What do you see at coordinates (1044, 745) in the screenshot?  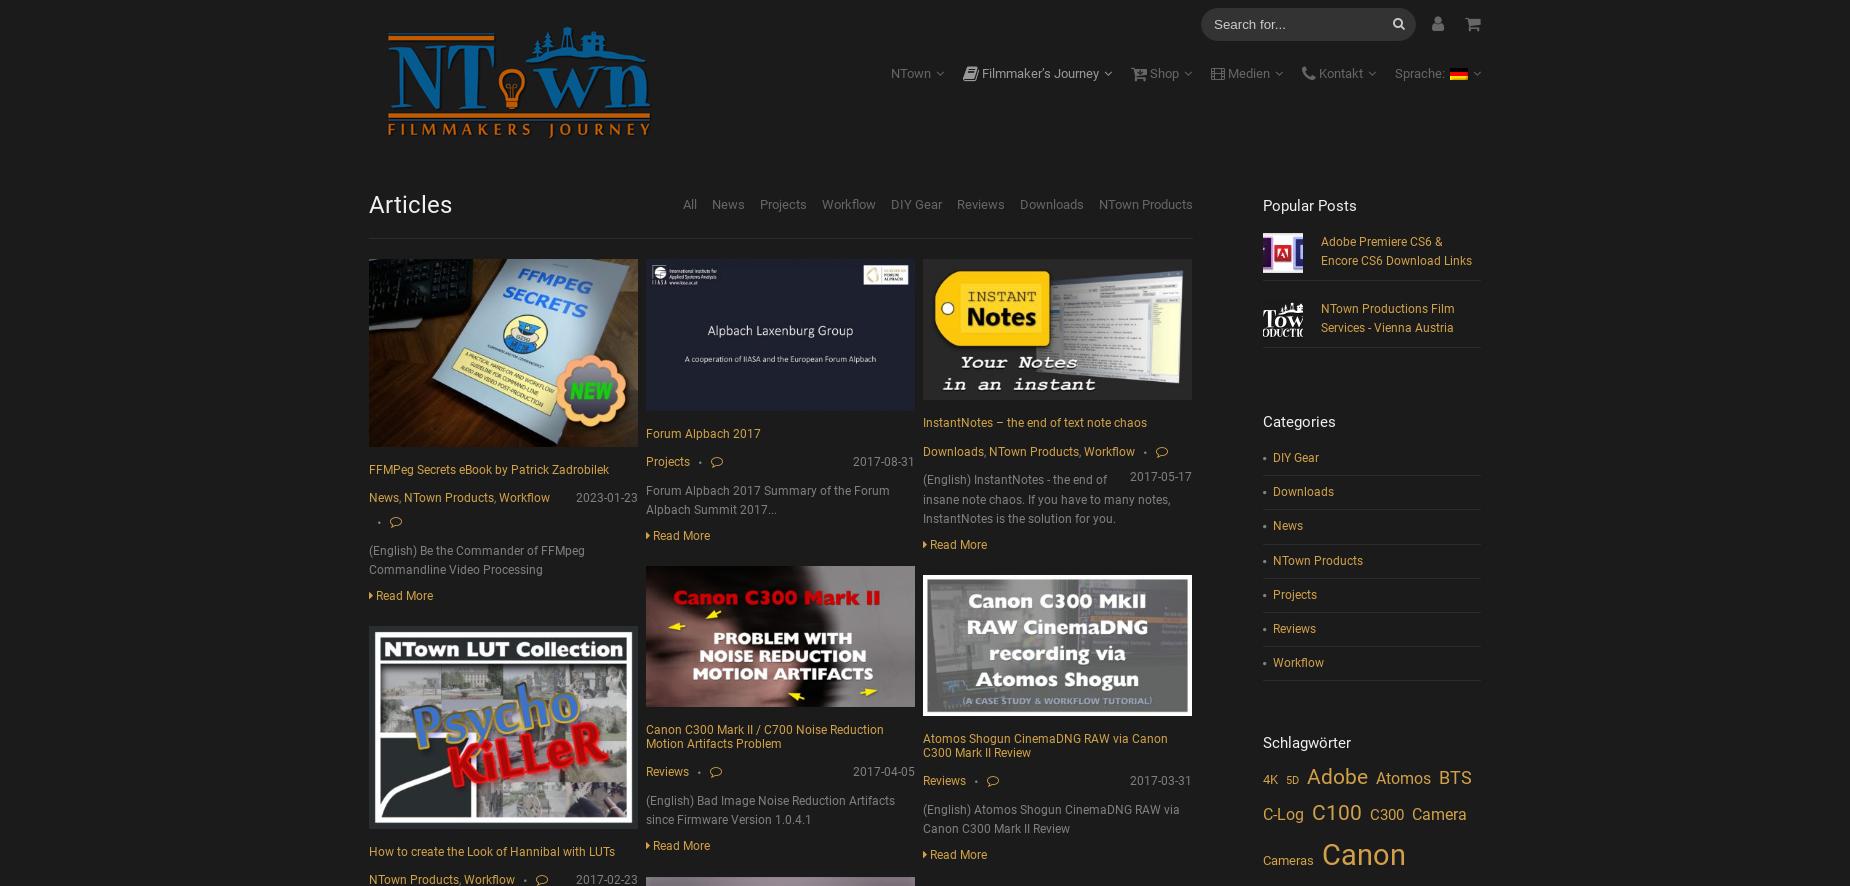 I see `'Atomos Shogun CinemaDNG RAW via Canon C300 Mark II Review'` at bounding box center [1044, 745].